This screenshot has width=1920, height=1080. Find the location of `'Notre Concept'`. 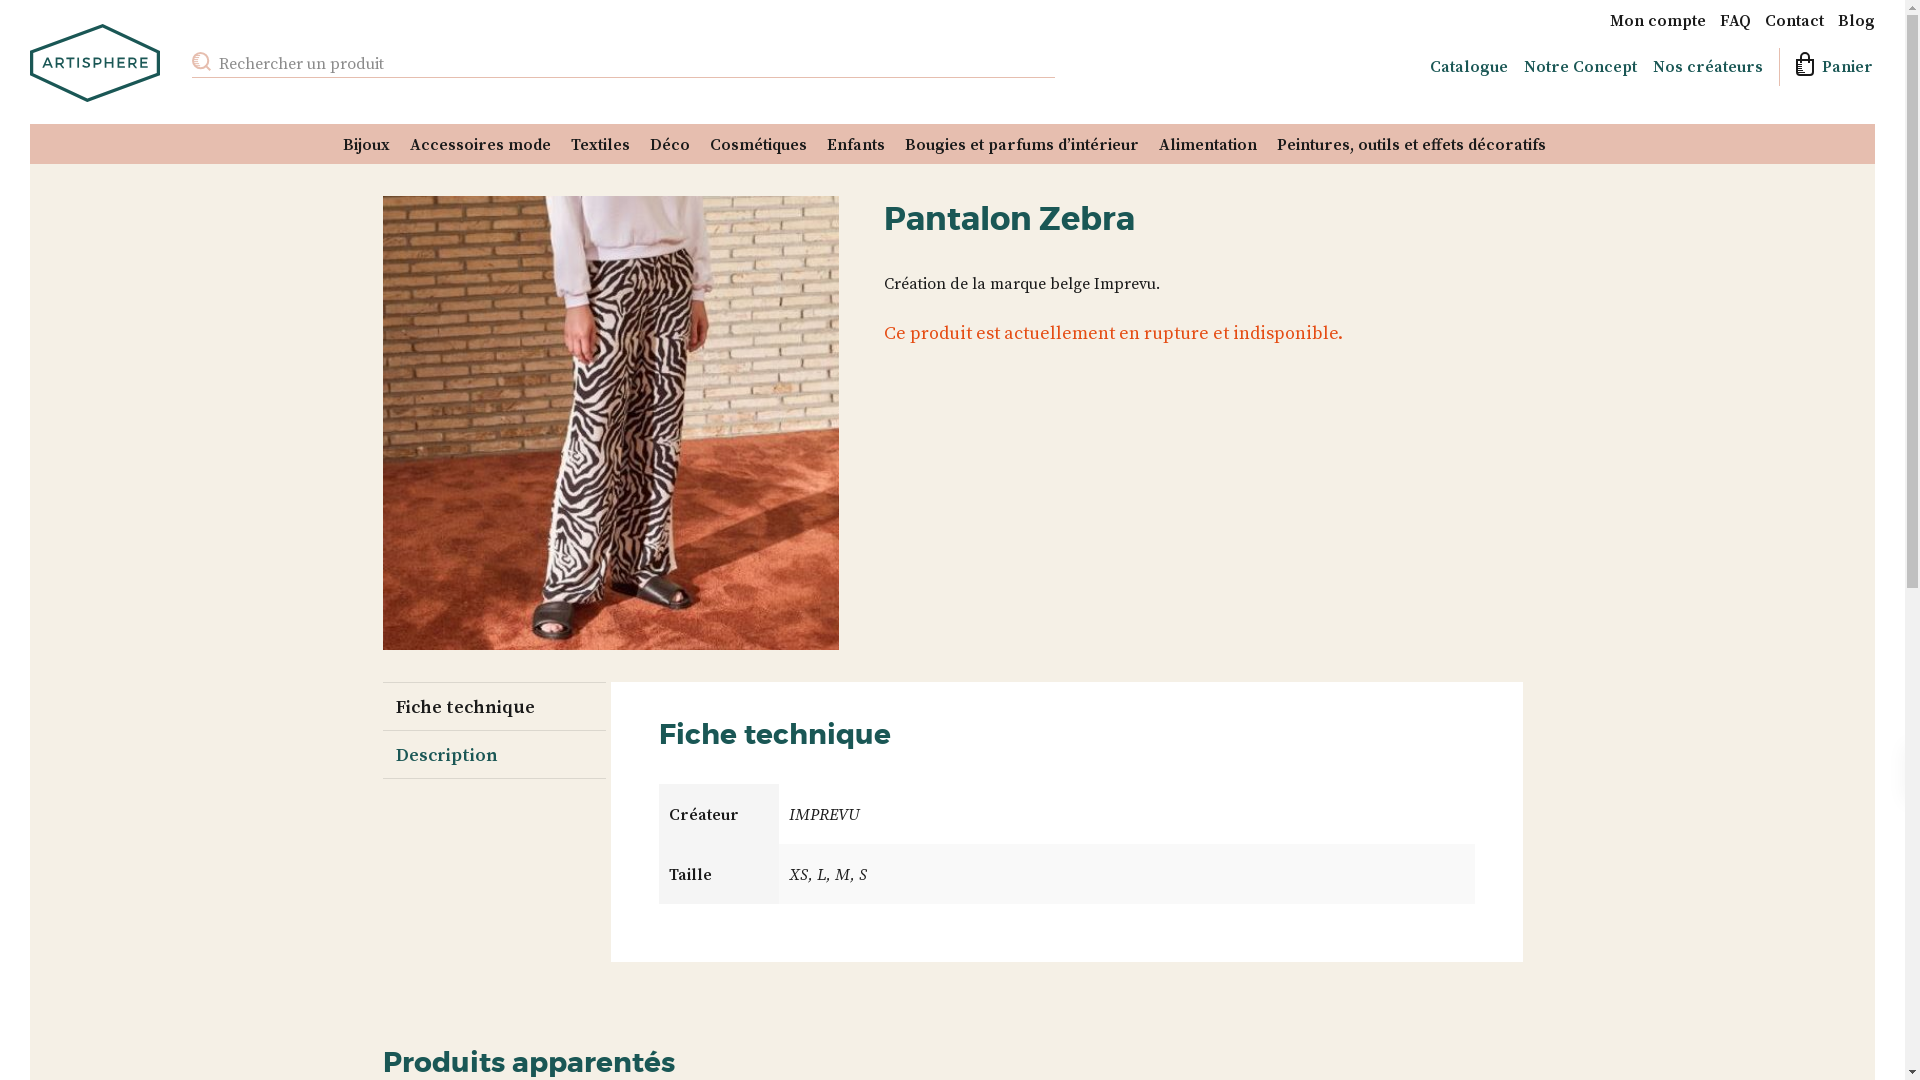

'Notre Concept' is located at coordinates (1579, 64).